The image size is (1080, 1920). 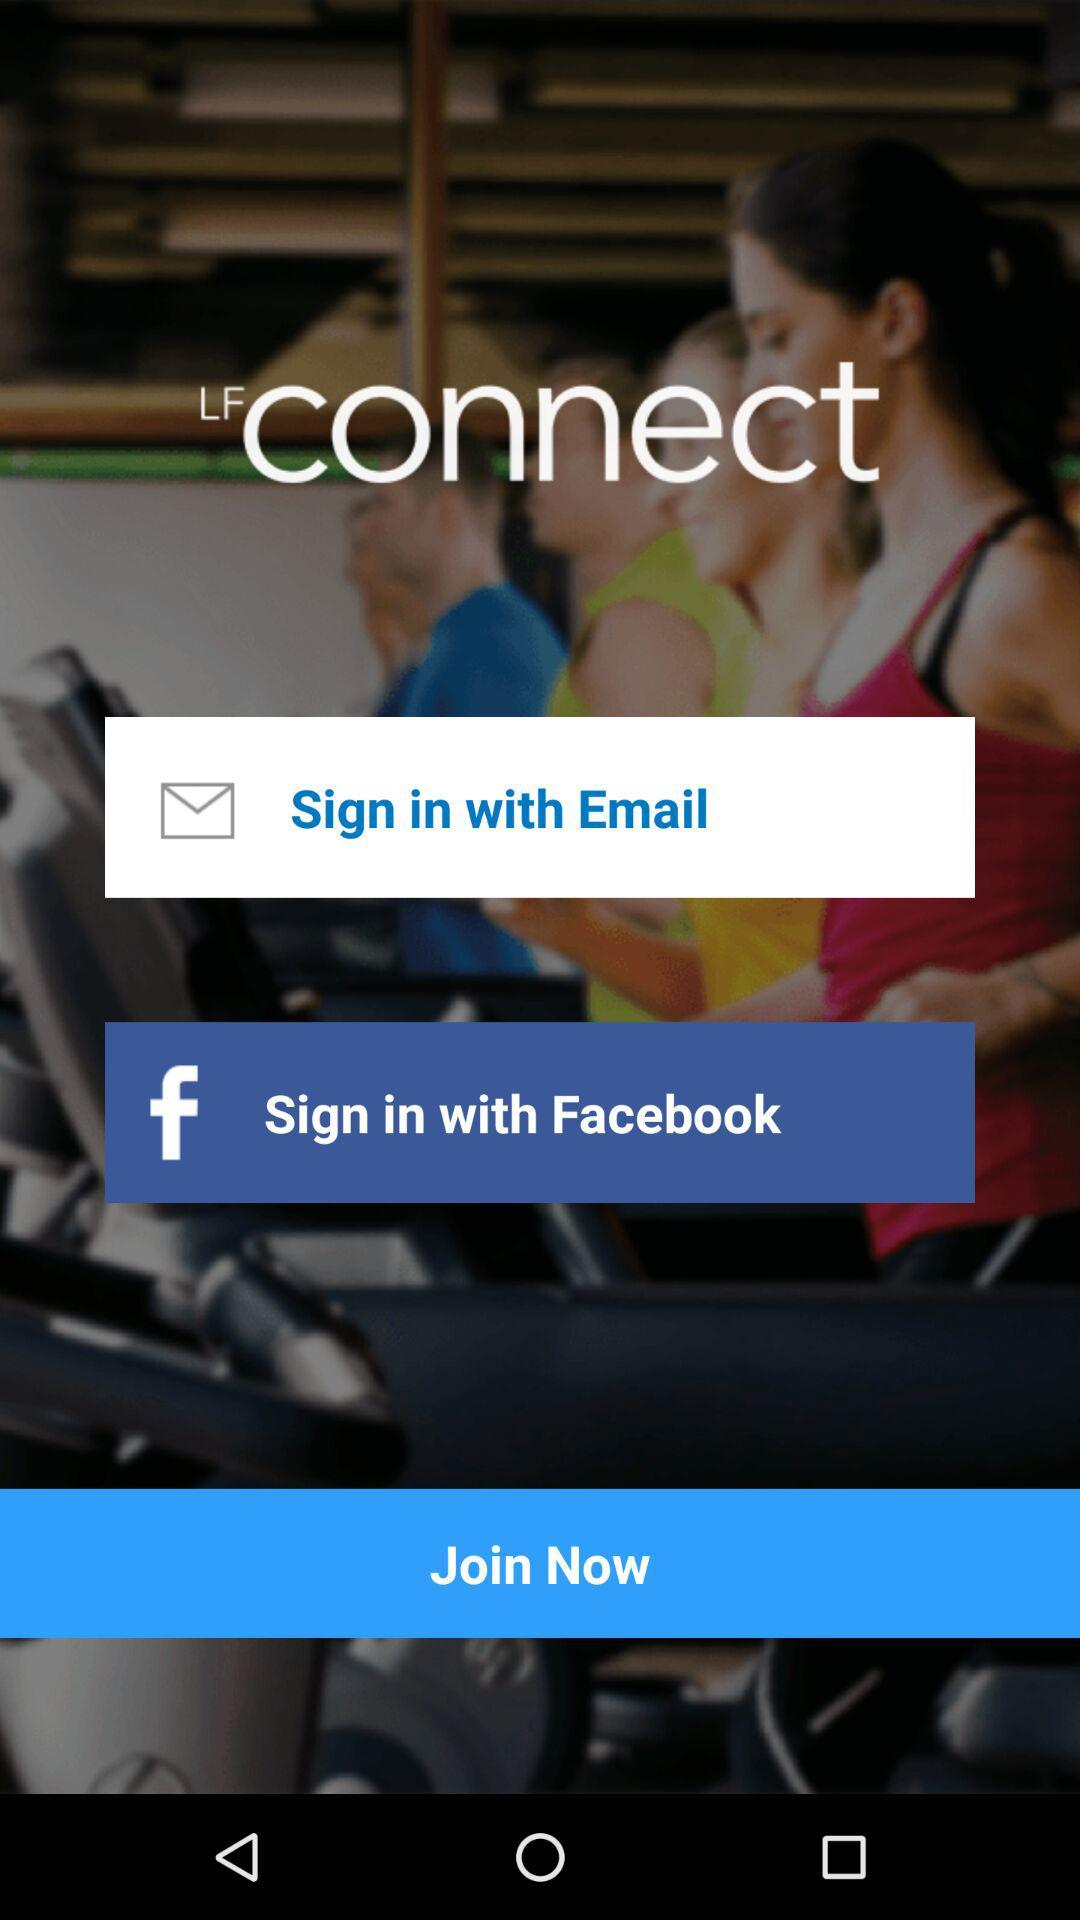 I want to click on the join now at the bottom, so click(x=540, y=1562).